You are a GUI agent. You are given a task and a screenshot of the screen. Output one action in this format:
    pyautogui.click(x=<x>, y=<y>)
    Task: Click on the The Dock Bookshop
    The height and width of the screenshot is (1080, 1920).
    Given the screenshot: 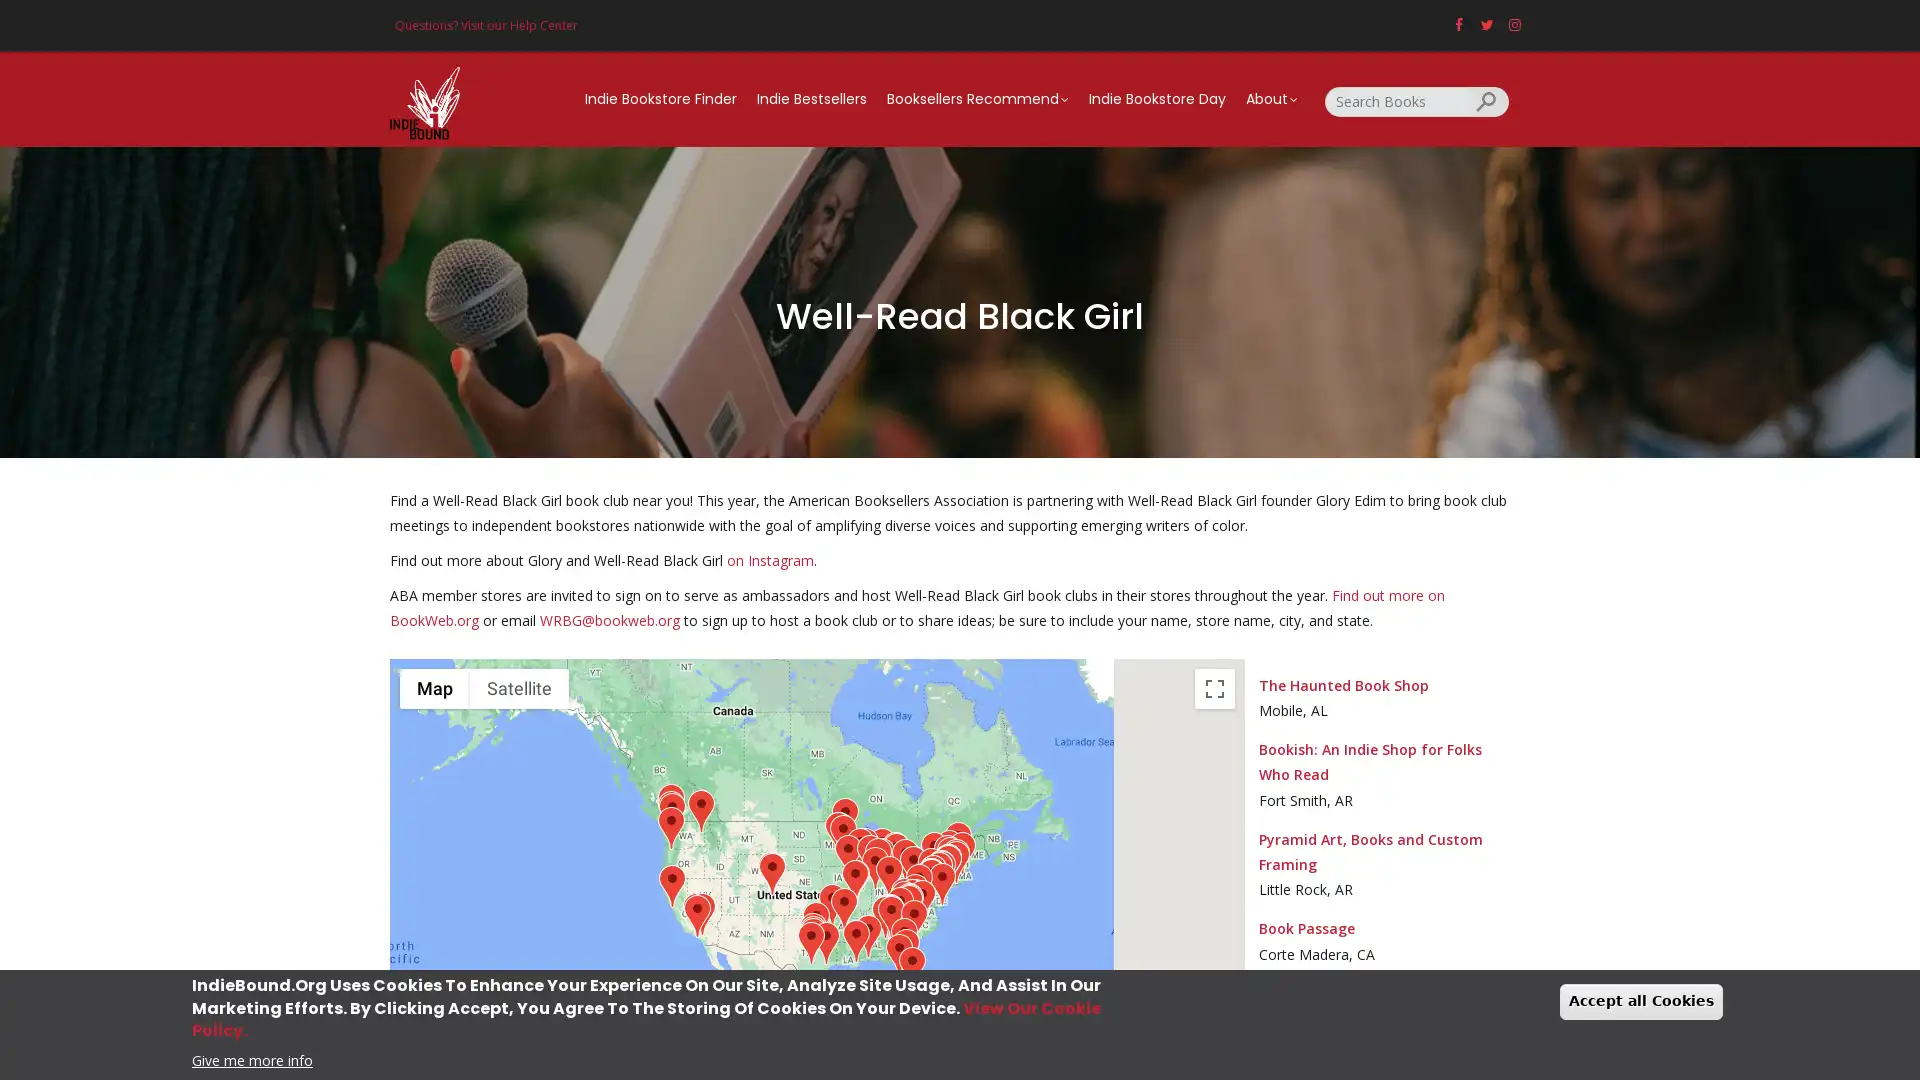 What is the action you would take?
    pyautogui.click(x=815, y=922)
    